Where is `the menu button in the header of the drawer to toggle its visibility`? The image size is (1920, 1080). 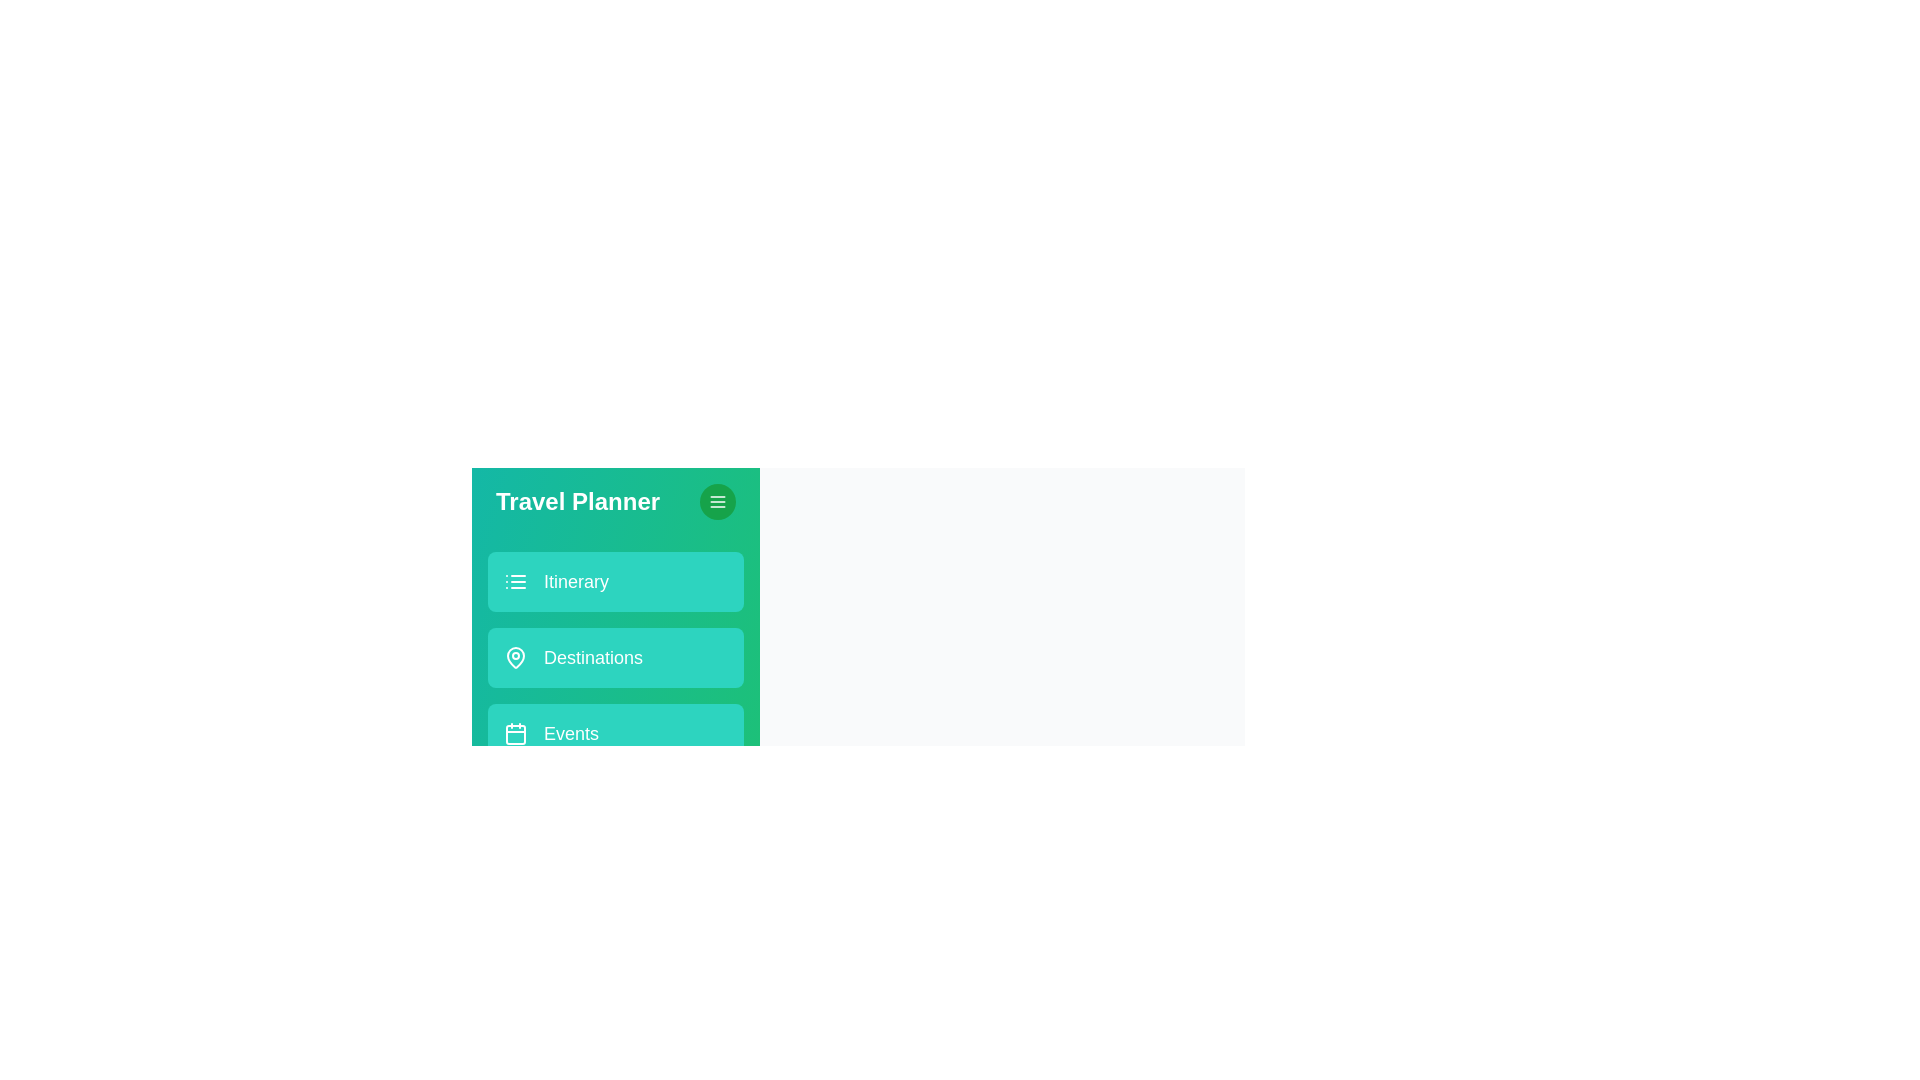 the menu button in the header of the drawer to toggle its visibility is located at coordinates (718, 500).